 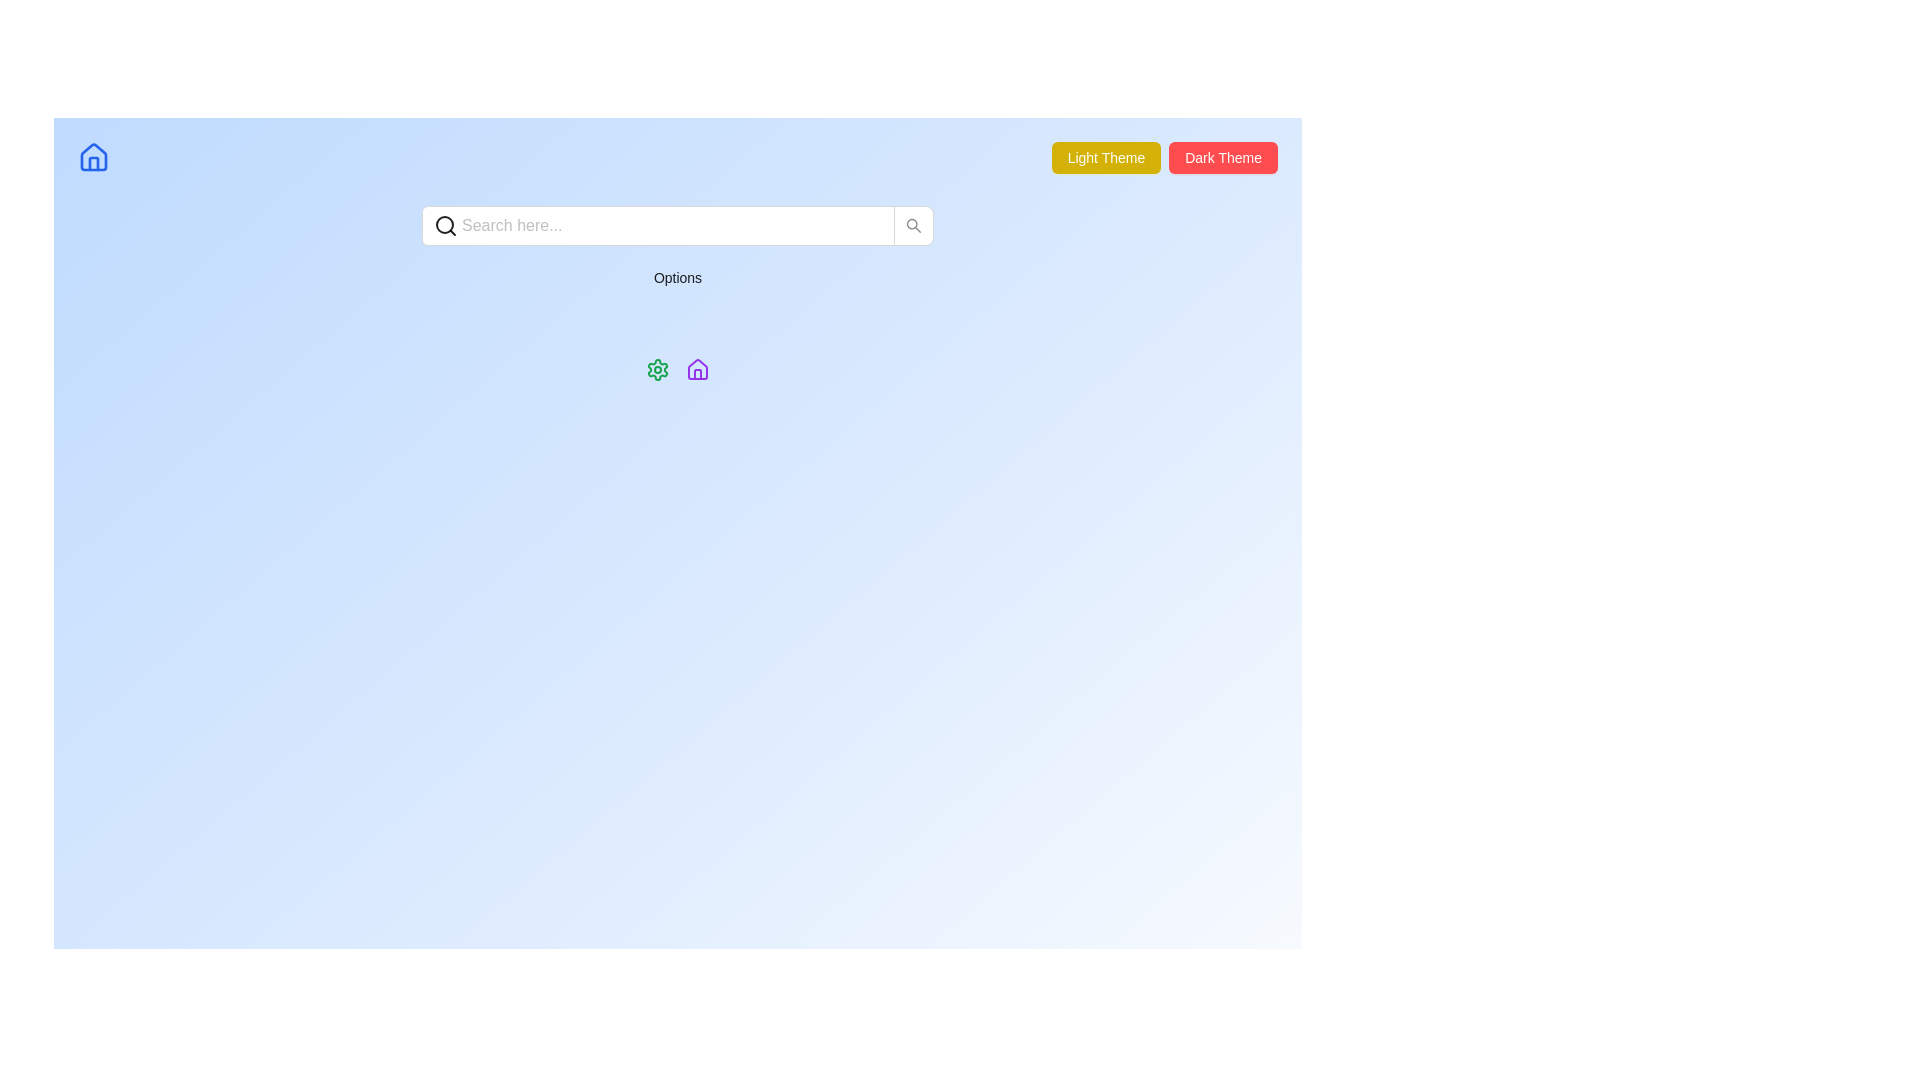 What do you see at coordinates (1105, 157) in the screenshot?
I see `the 'Light Theme' button, which displays white text on a yellow background and is located at the top-right corner of the interface` at bounding box center [1105, 157].